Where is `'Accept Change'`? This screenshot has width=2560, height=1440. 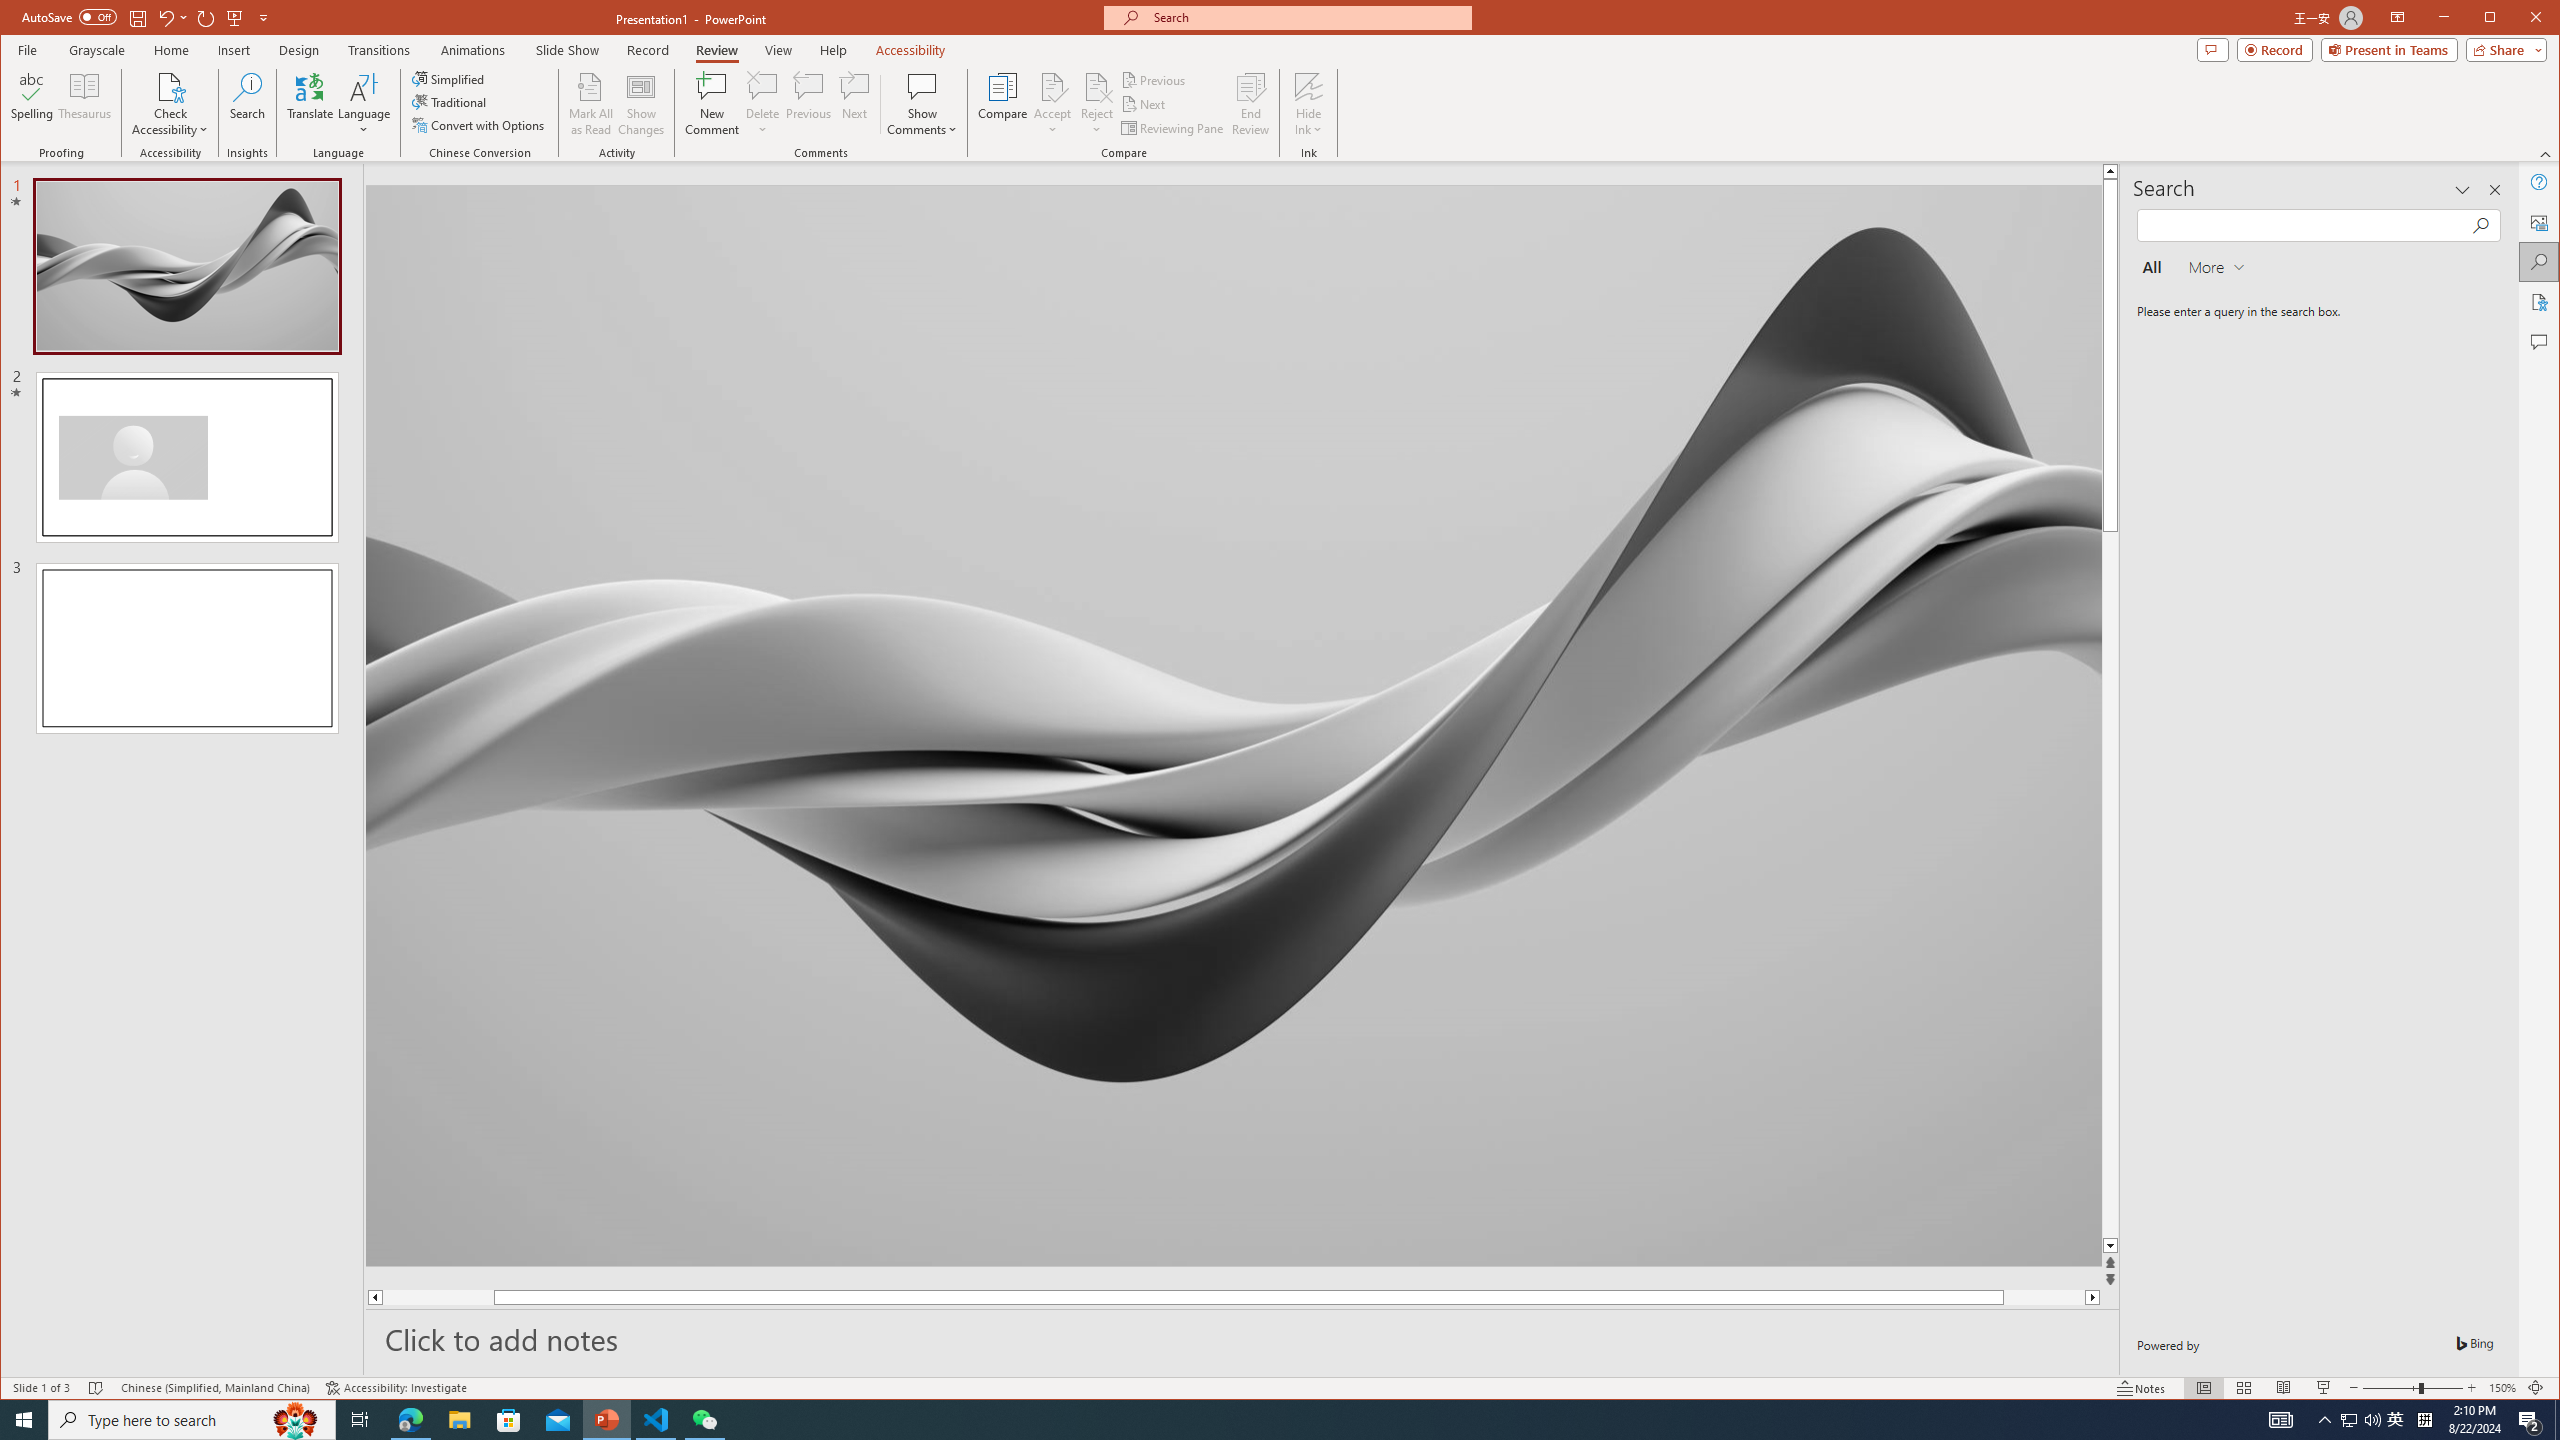
'Accept Change' is located at coordinates (1052, 85).